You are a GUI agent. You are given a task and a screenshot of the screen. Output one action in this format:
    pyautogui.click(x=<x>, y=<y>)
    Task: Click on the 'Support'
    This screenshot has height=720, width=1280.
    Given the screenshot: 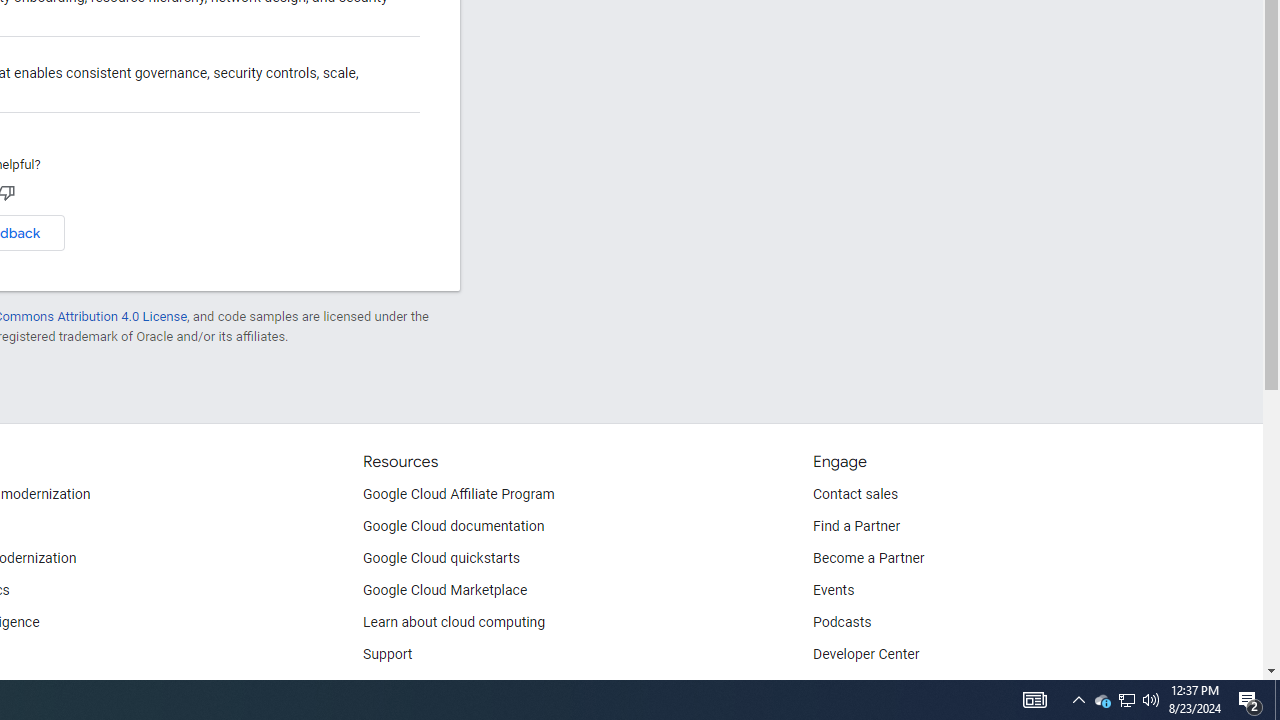 What is the action you would take?
    pyautogui.click(x=388, y=655)
    